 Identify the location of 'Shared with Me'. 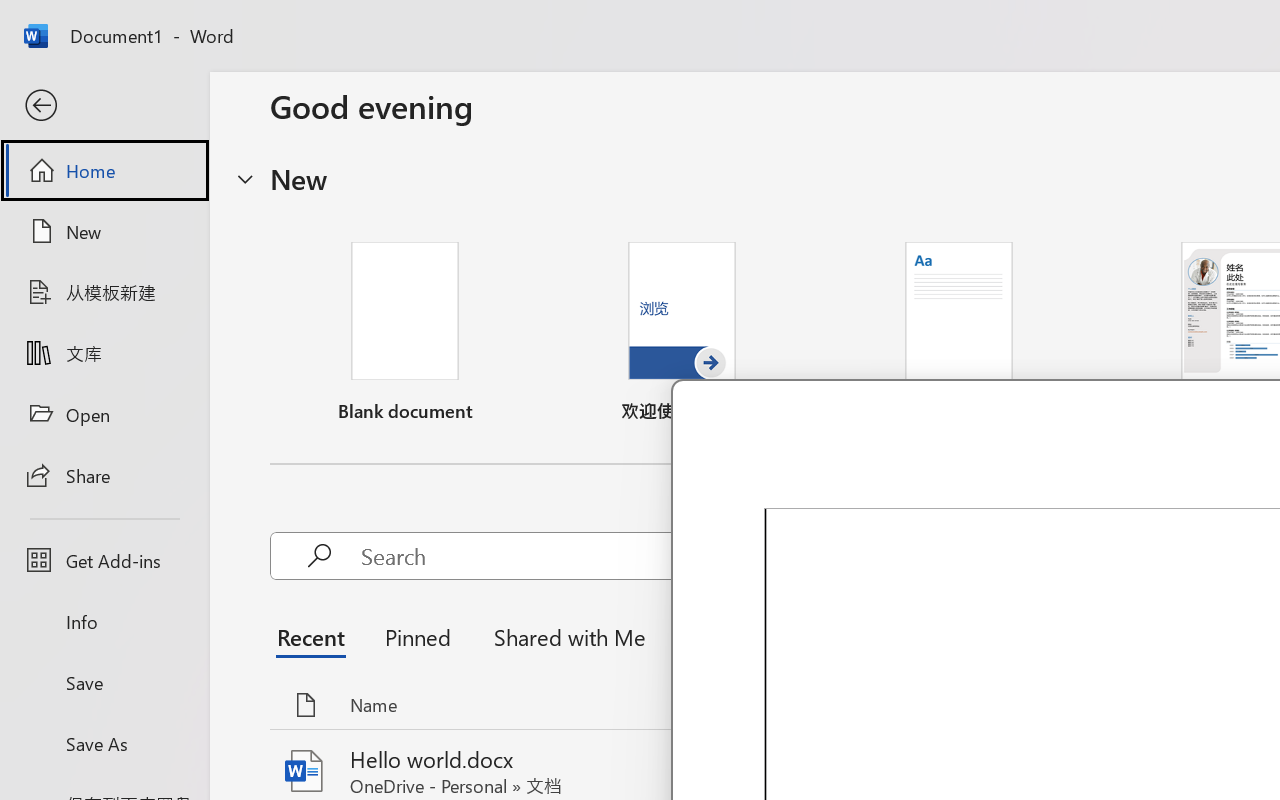
(562, 635).